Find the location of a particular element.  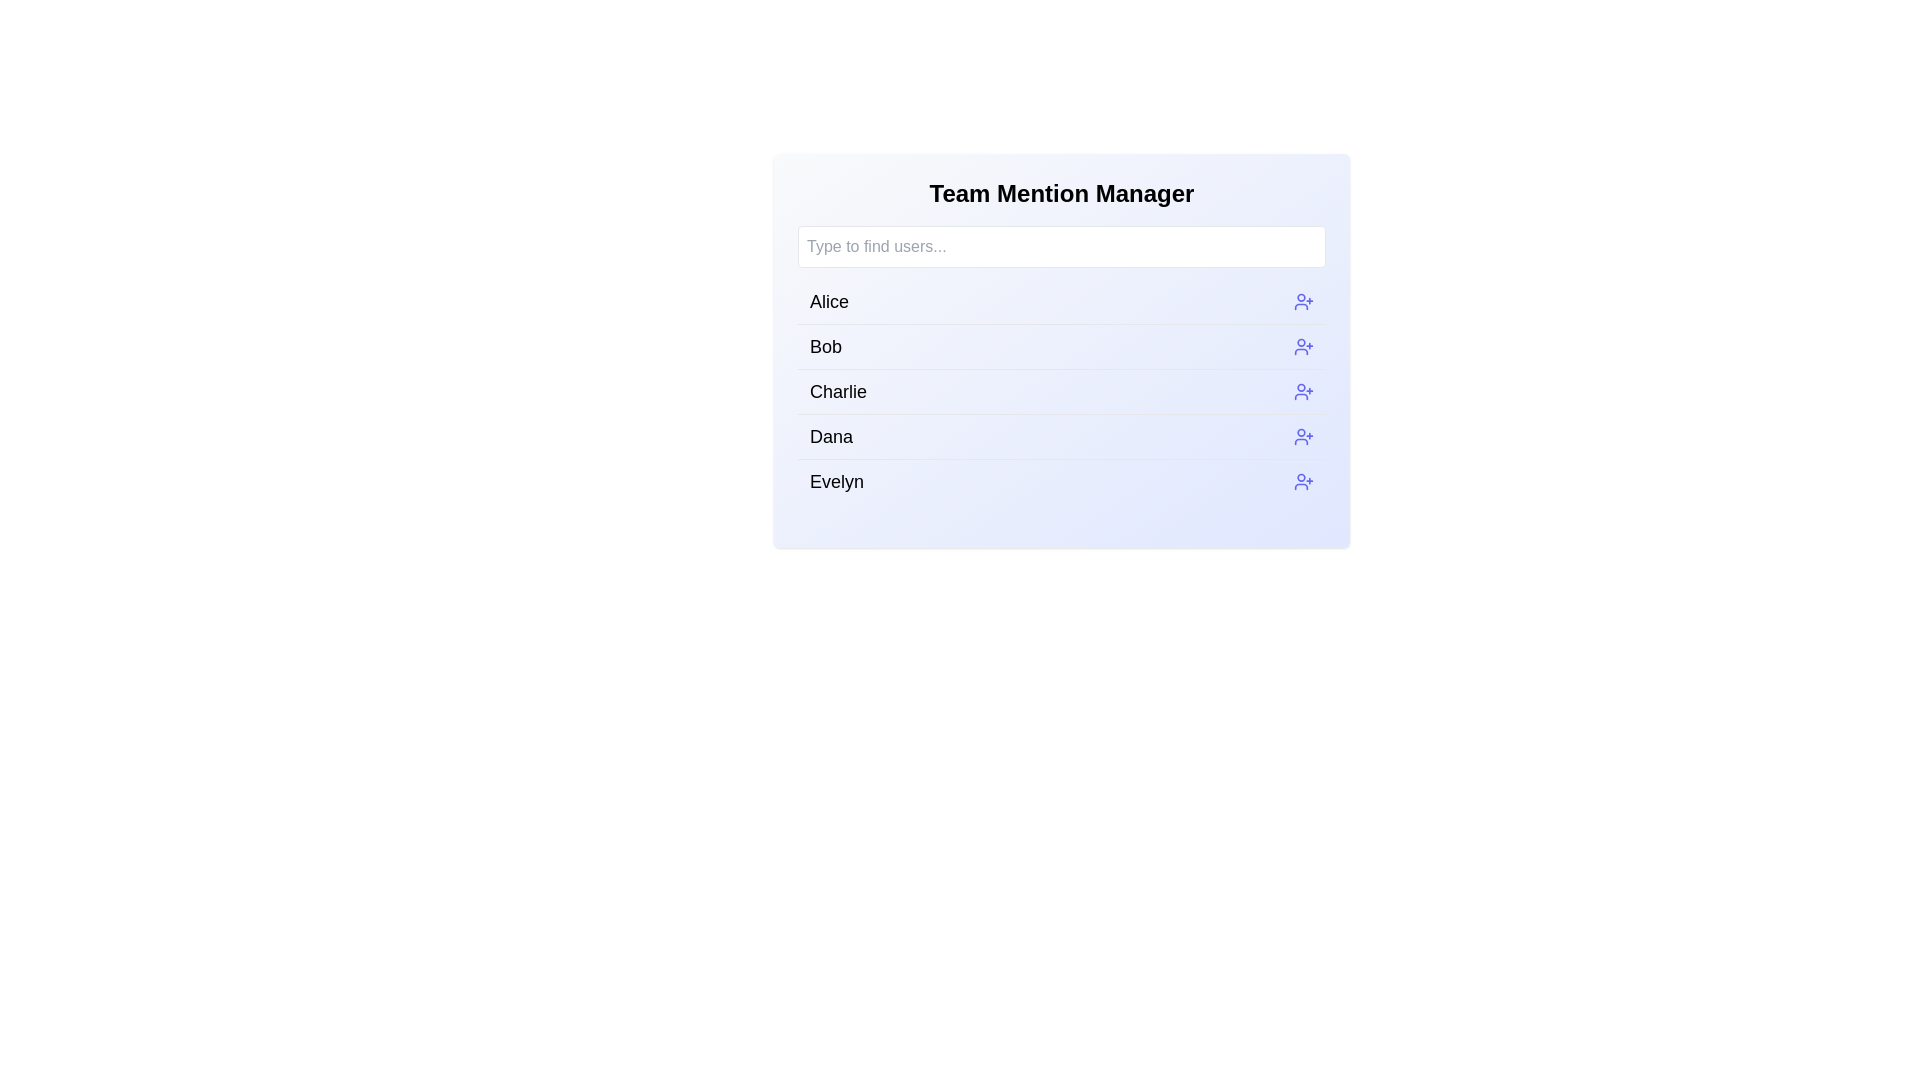

the icon located in the right section of the row labeled 'Alice' is located at coordinates (1304, 301).